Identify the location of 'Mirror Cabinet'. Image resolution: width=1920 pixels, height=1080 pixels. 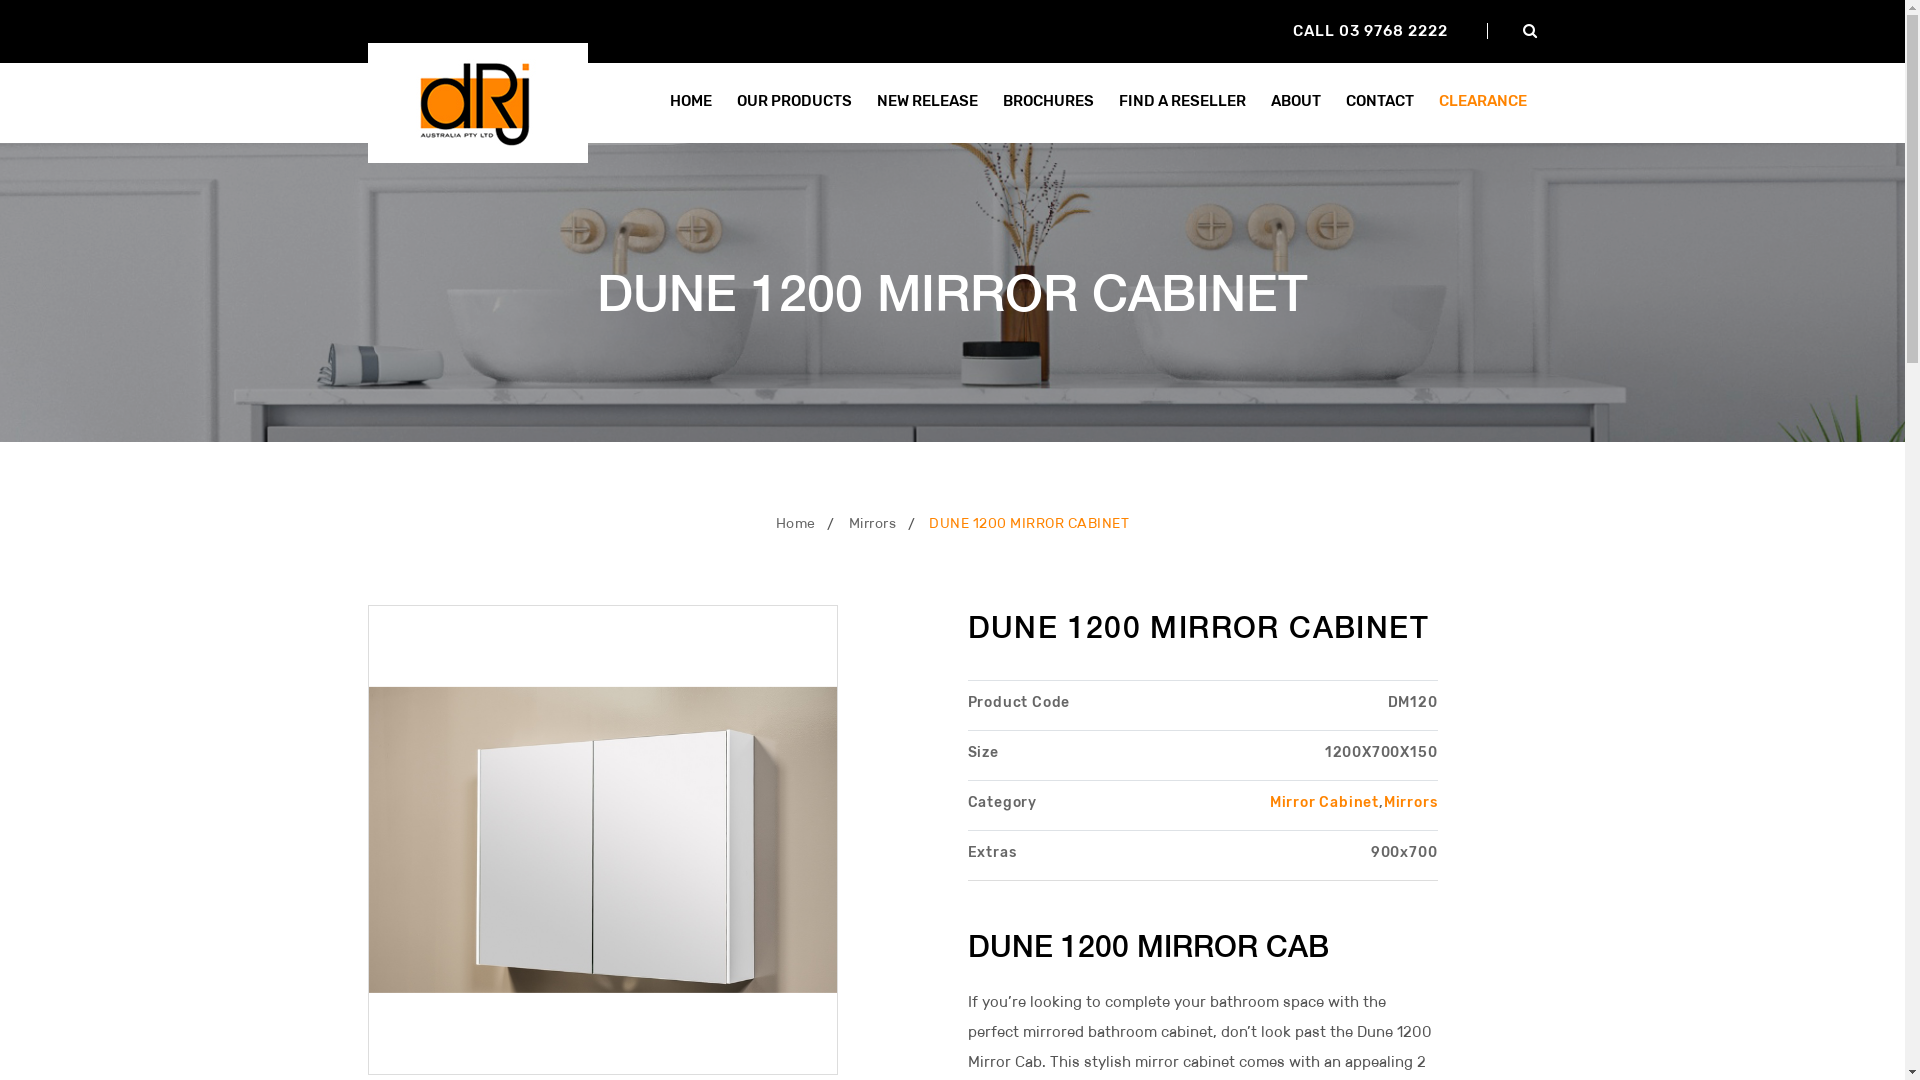
(1269, 801).